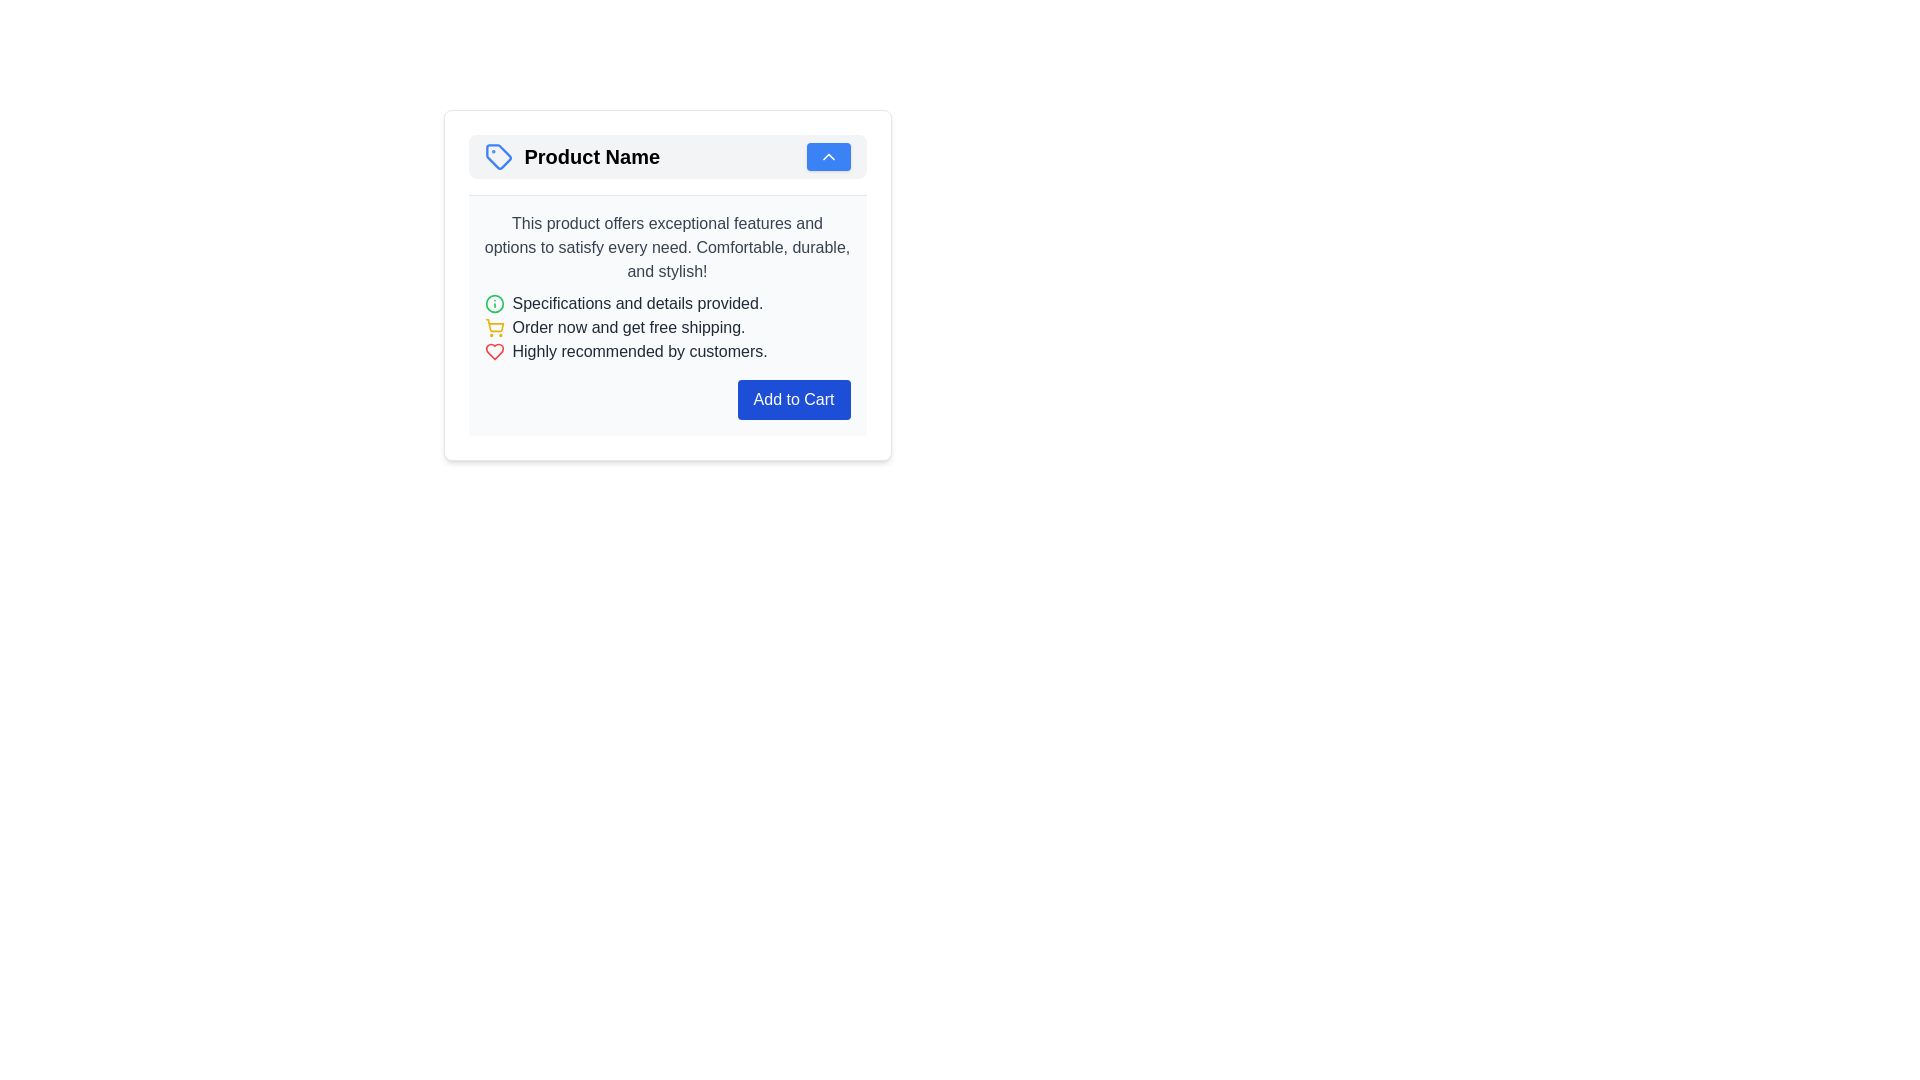 Image resolution: width=1920 pixels, height=1080 pixels. I want to click on the shopping icon that indicates free shipping functionality, located on the left side of the text 'Order now and get free shipping.', so click(494, 326).